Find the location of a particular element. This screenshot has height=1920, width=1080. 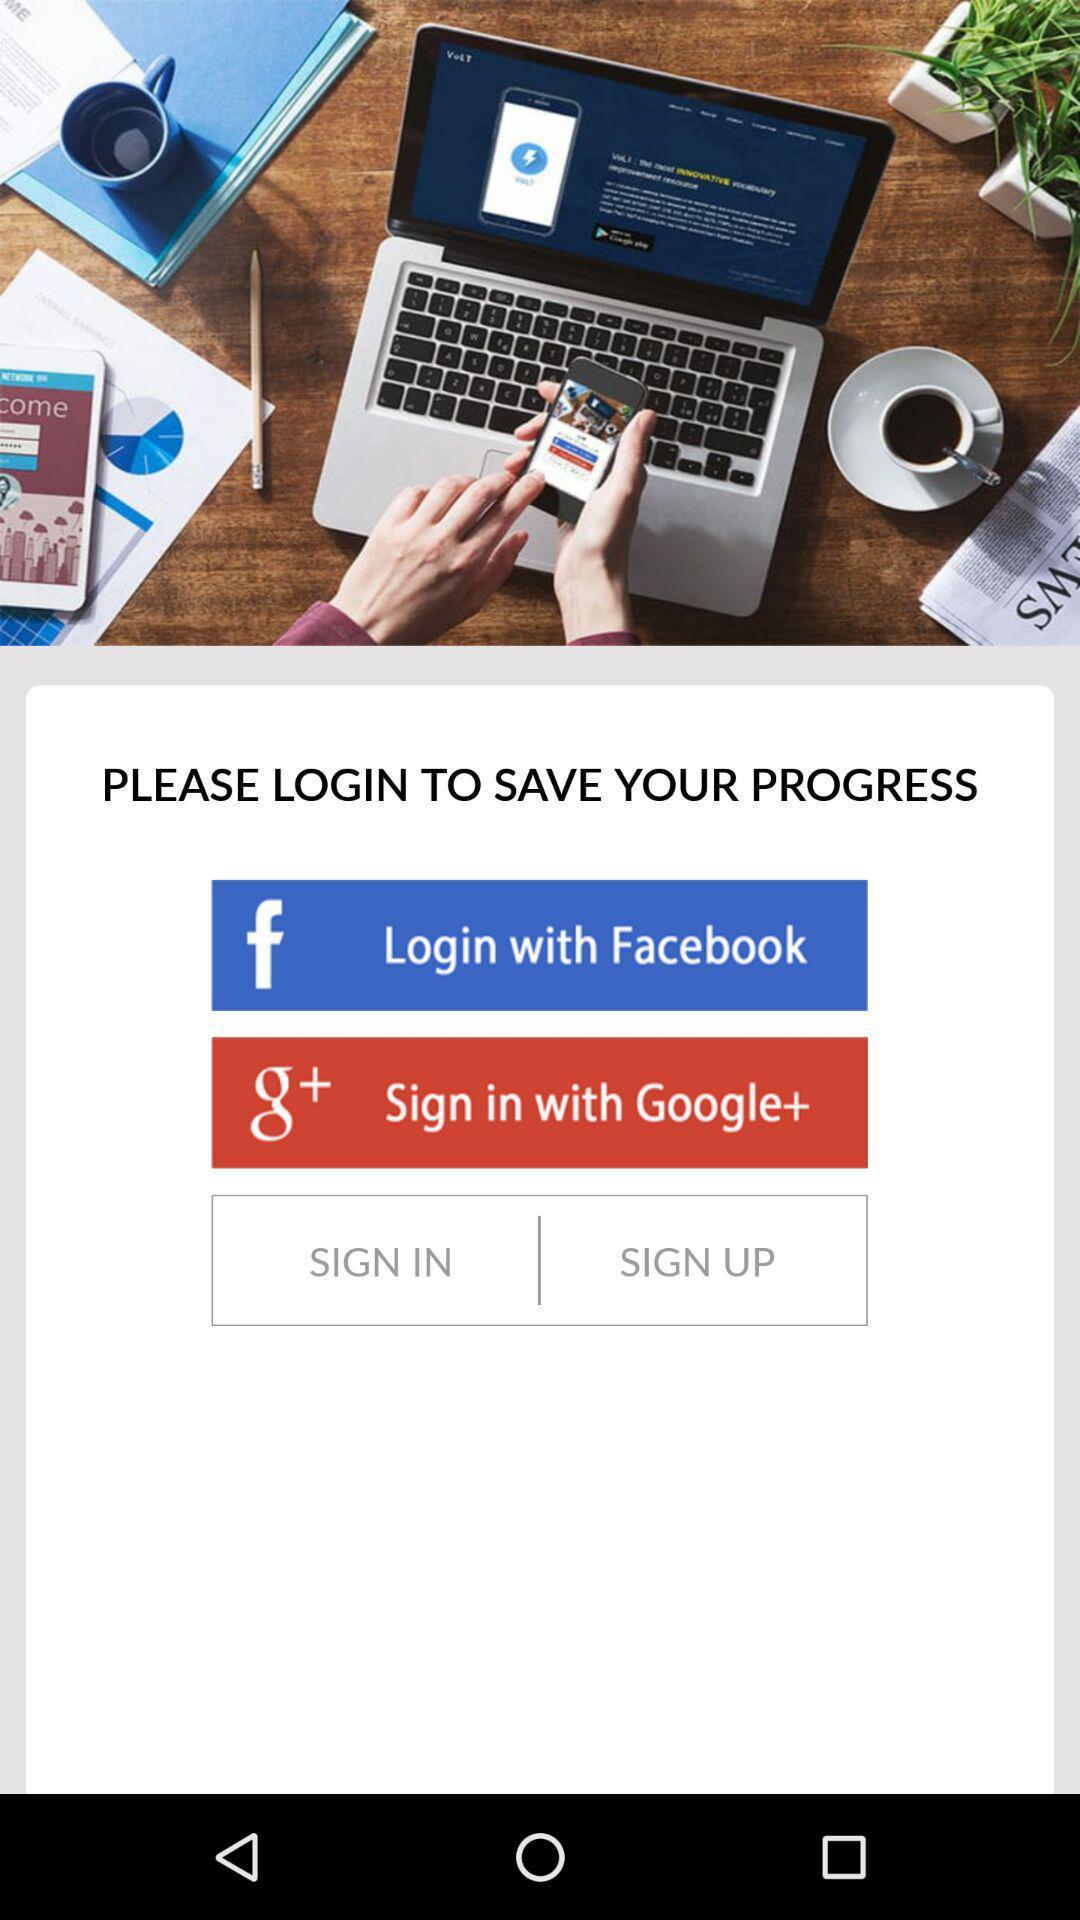

log in is located at coordinates (538, 944).